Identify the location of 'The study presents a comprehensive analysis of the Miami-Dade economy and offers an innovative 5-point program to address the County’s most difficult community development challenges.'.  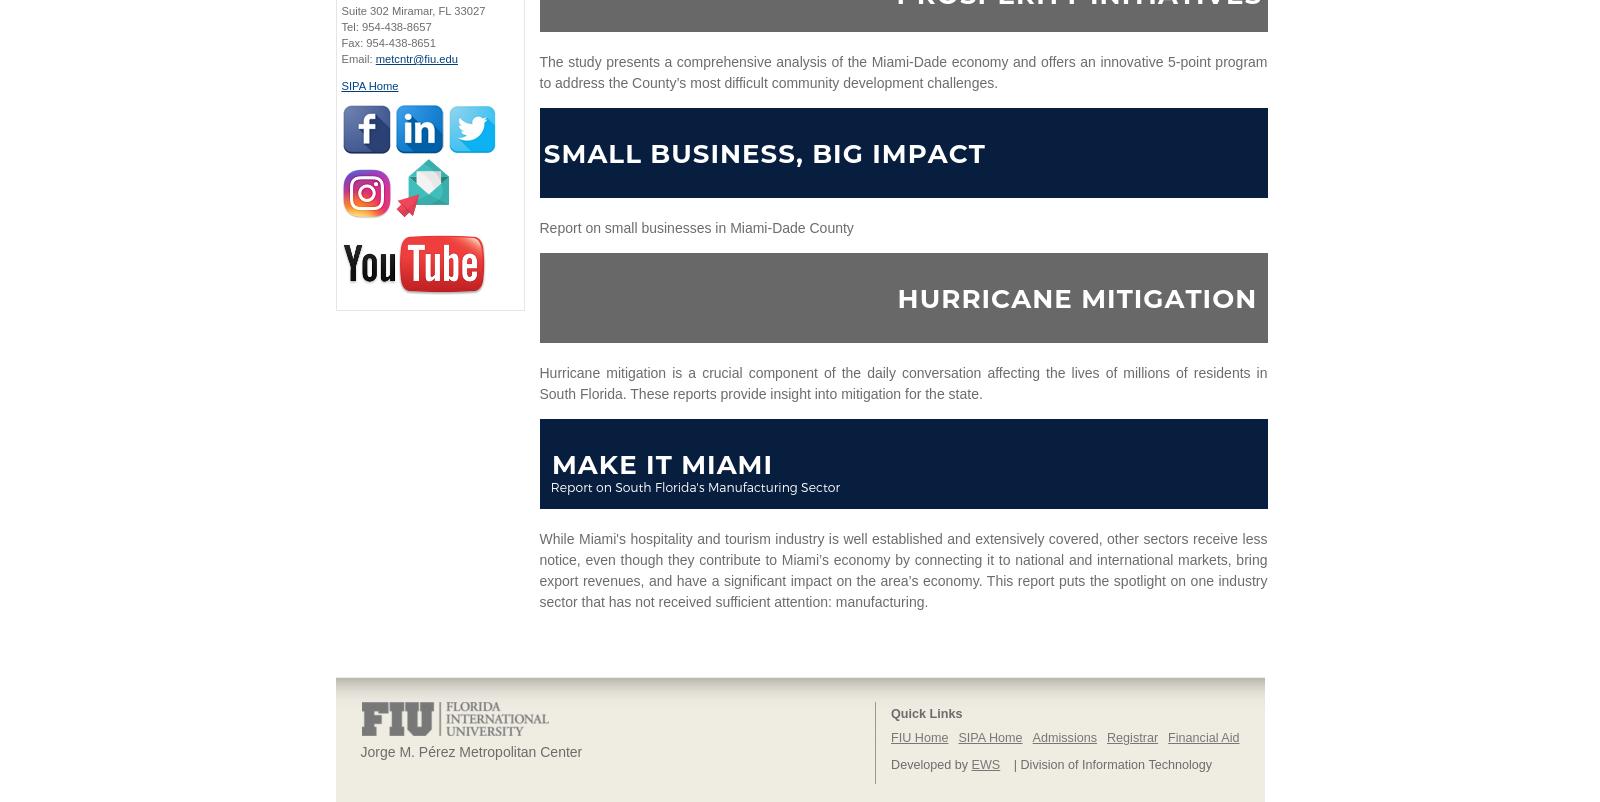
(538, 71).